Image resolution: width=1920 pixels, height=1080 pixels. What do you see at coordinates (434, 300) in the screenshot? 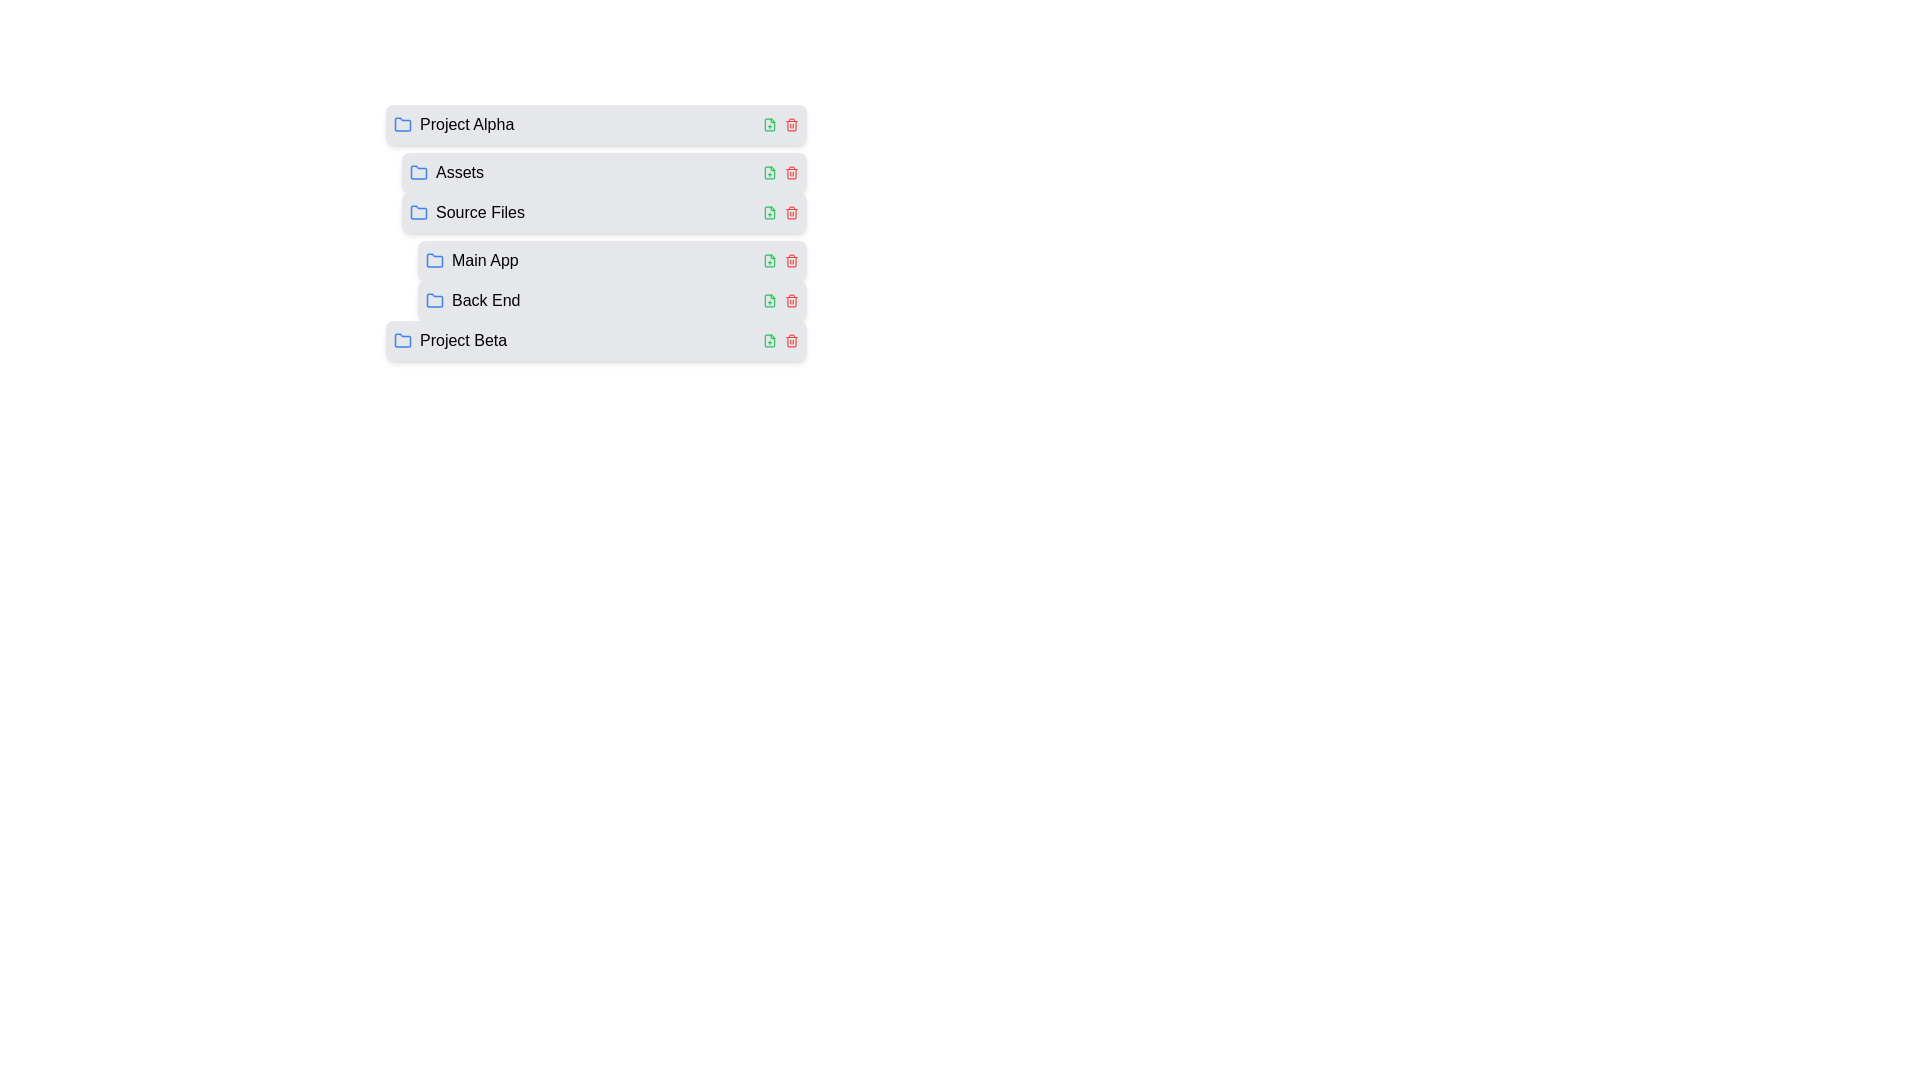
I see `the folder icon with a blue outline located to the left of the text 'Back End'` at bounding box center [434, 300].